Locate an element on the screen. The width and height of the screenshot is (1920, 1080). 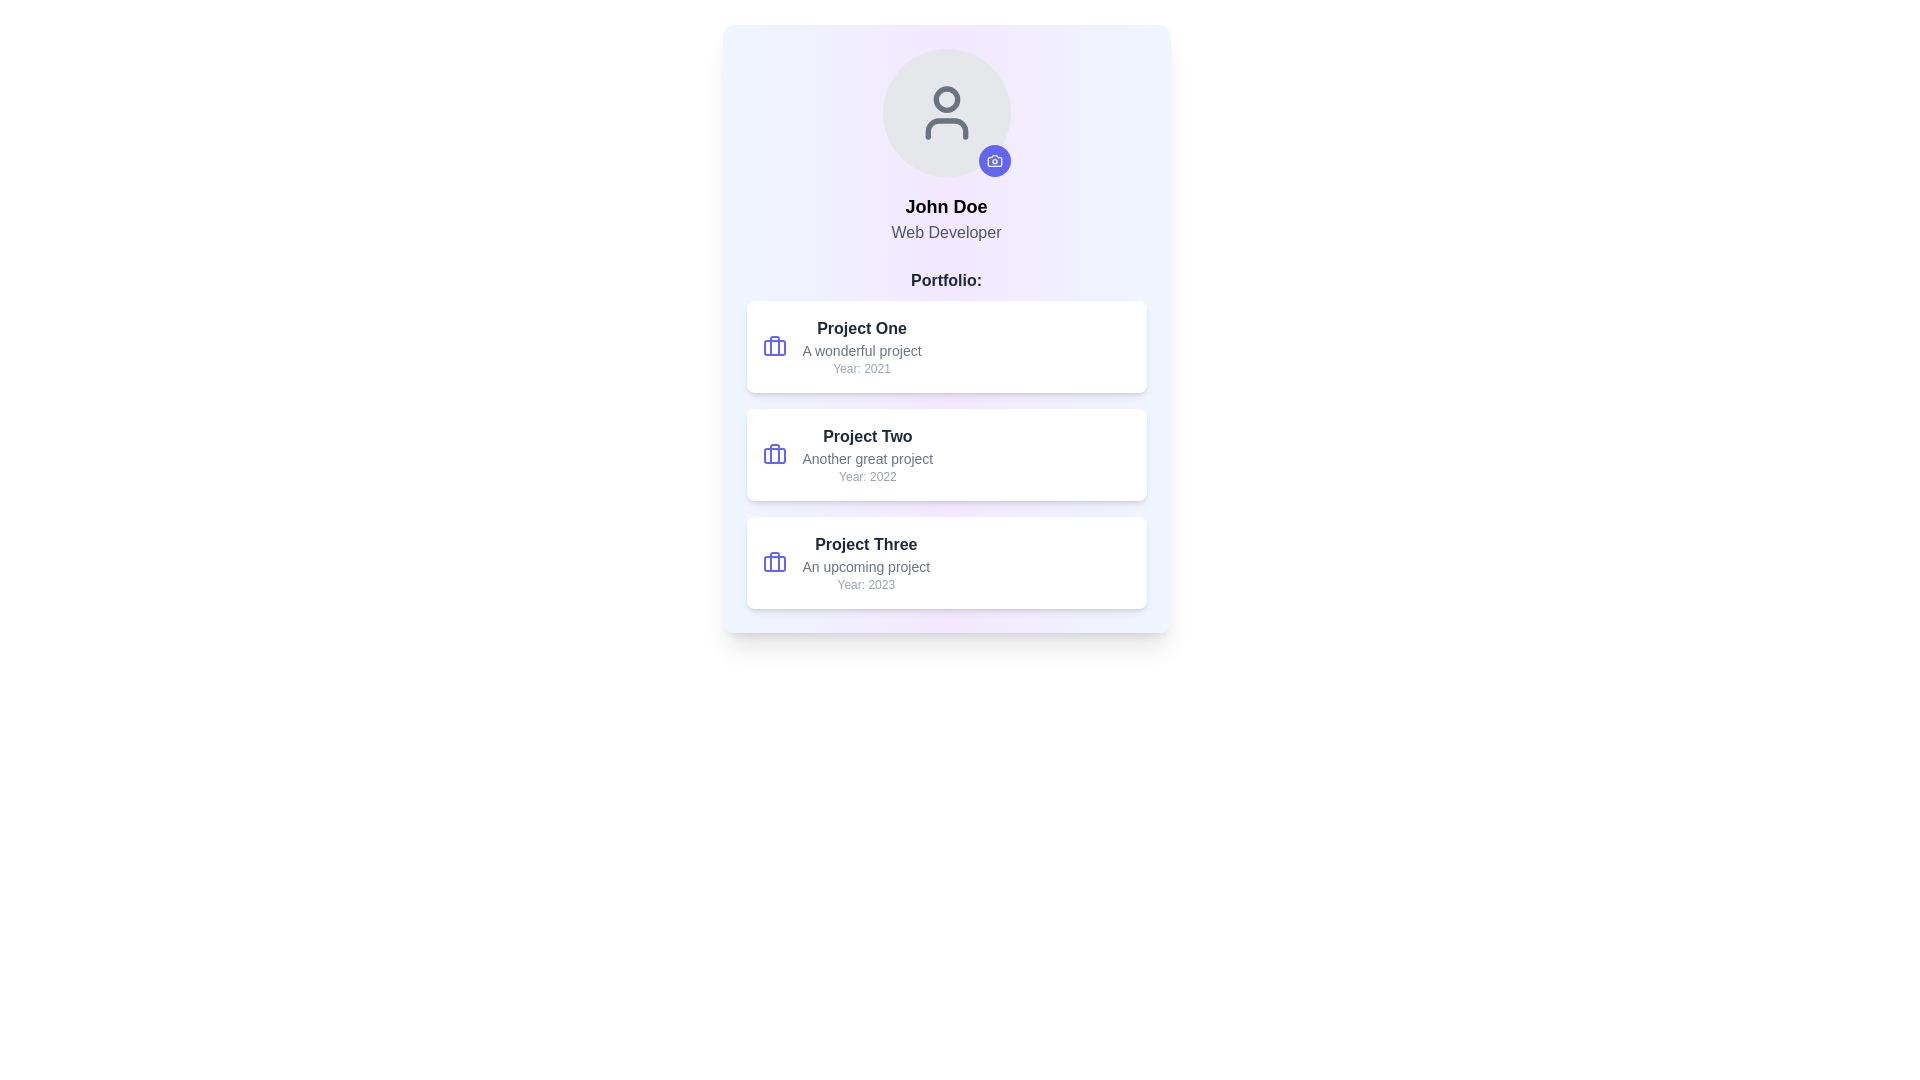
the briefcase icon associated with 'Project Two' is located at coordinates (773, 455).